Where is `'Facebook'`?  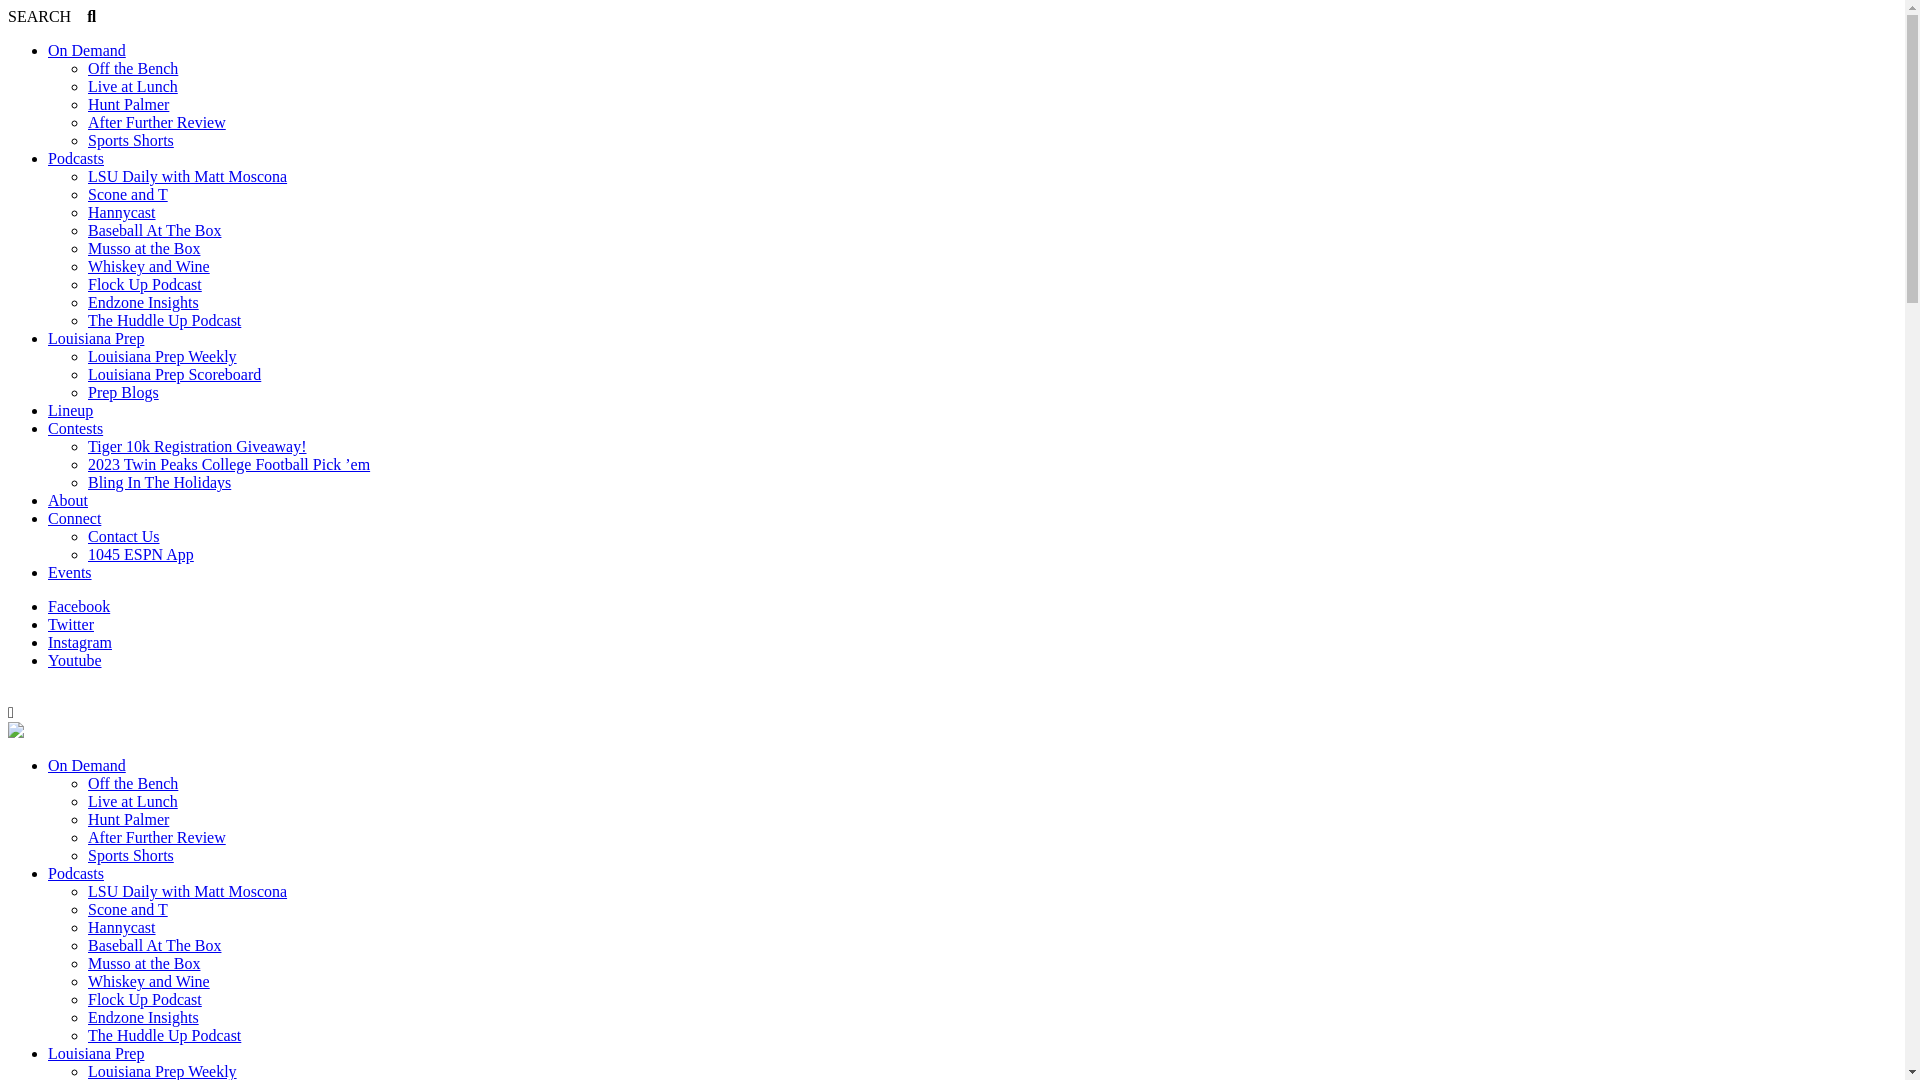 'Facebook' is located at coordinates (78, 605).